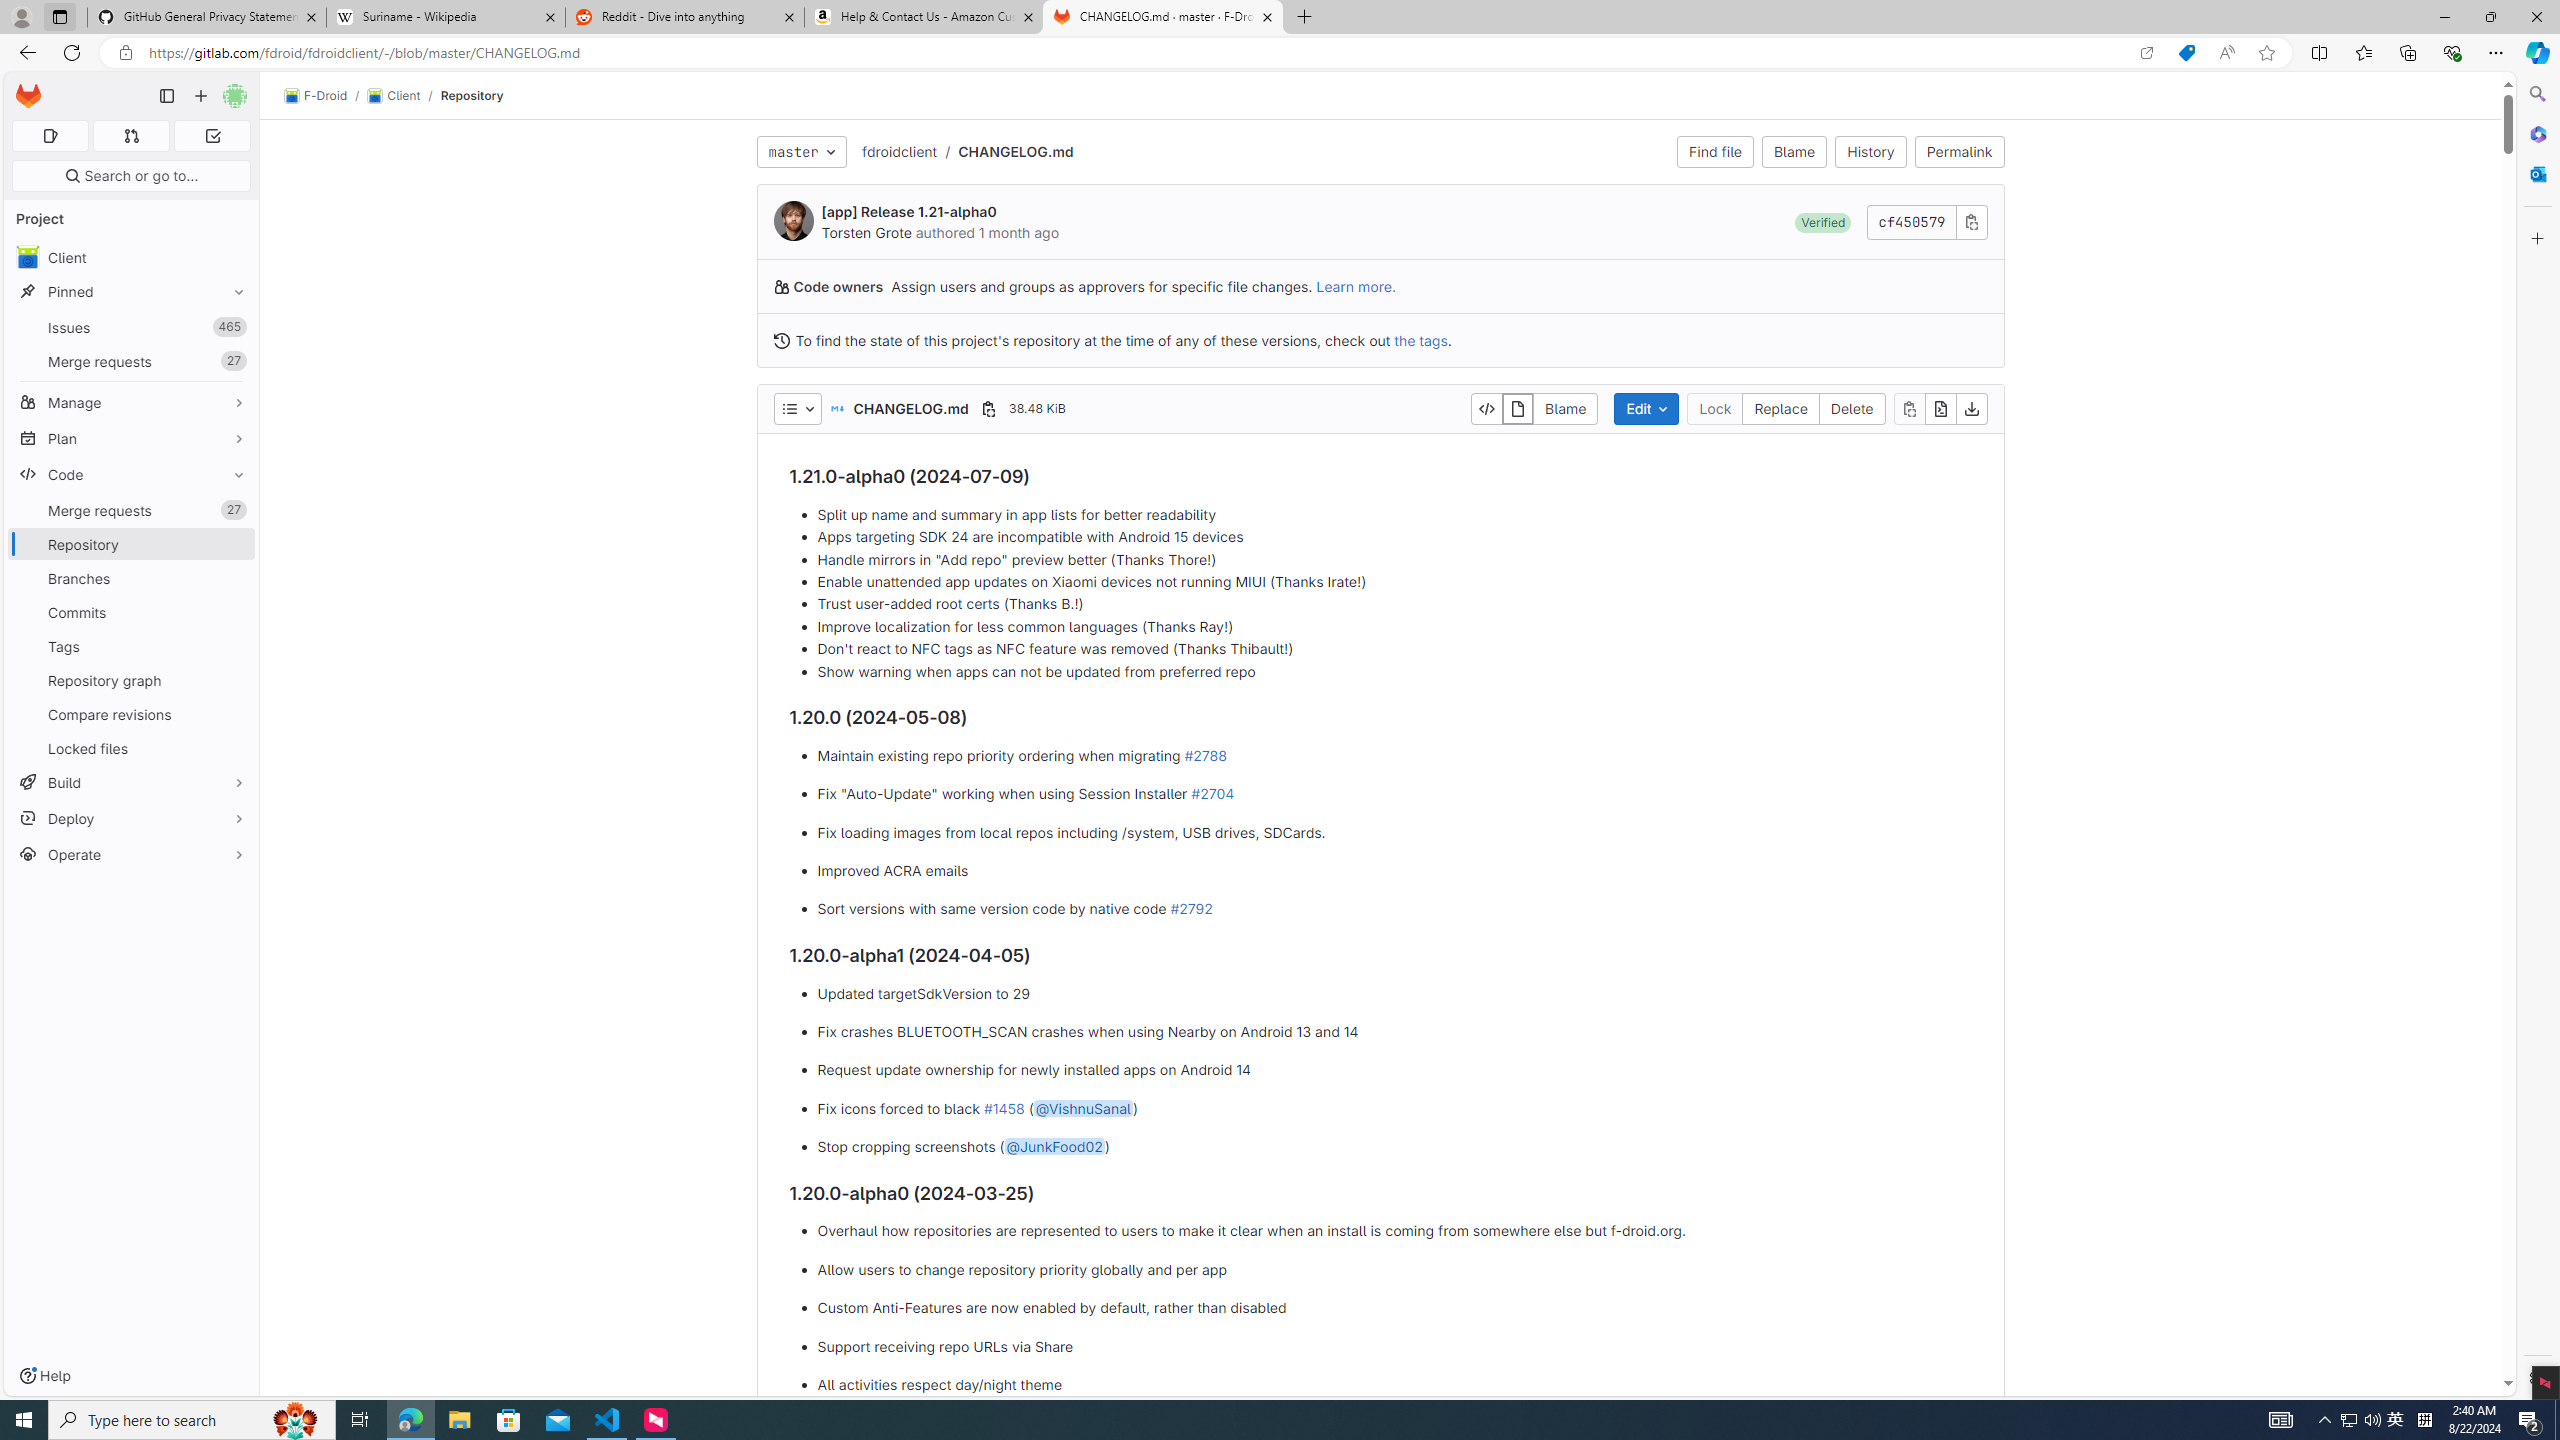 This screenshot has width=2560, height=1440. Describe the element at coordinates (1084, 1107) in the screenshot. I see `'@VishnuSanal'` at that location.